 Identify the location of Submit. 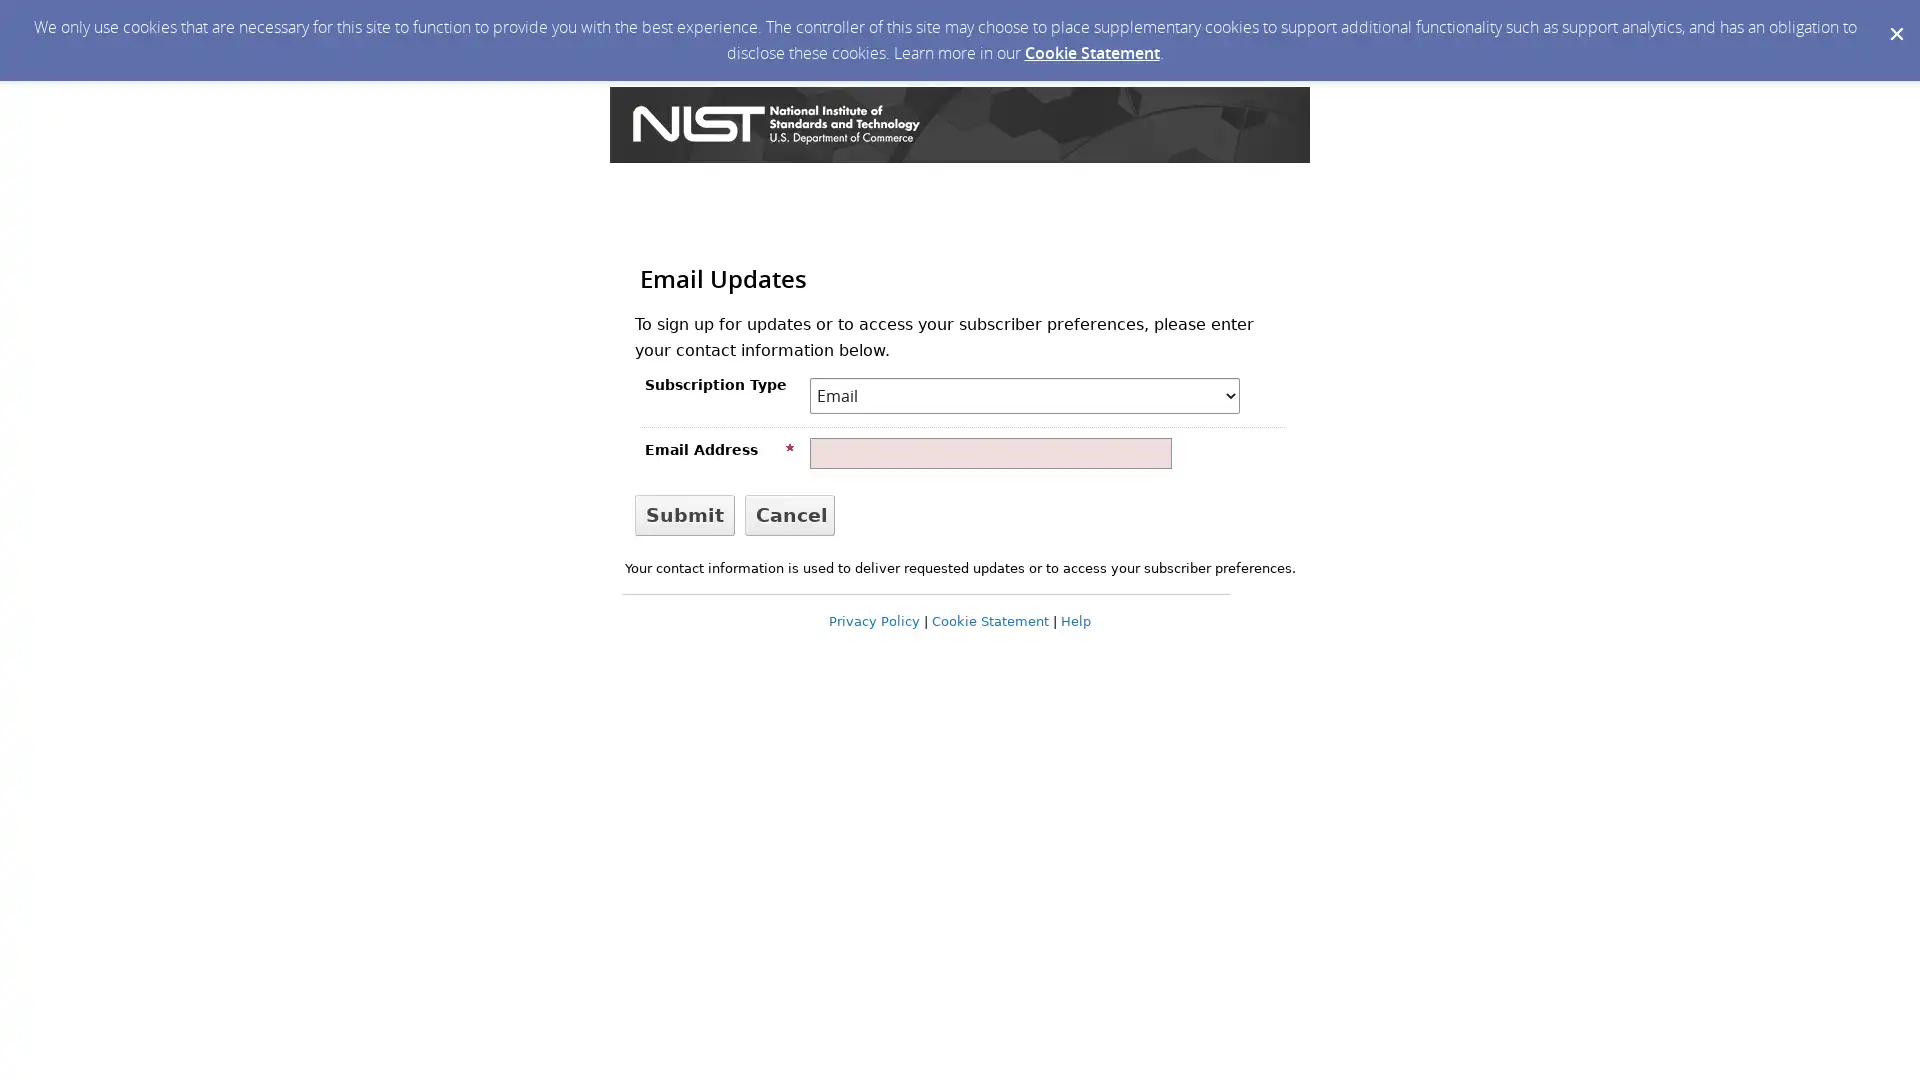
(685, 513).